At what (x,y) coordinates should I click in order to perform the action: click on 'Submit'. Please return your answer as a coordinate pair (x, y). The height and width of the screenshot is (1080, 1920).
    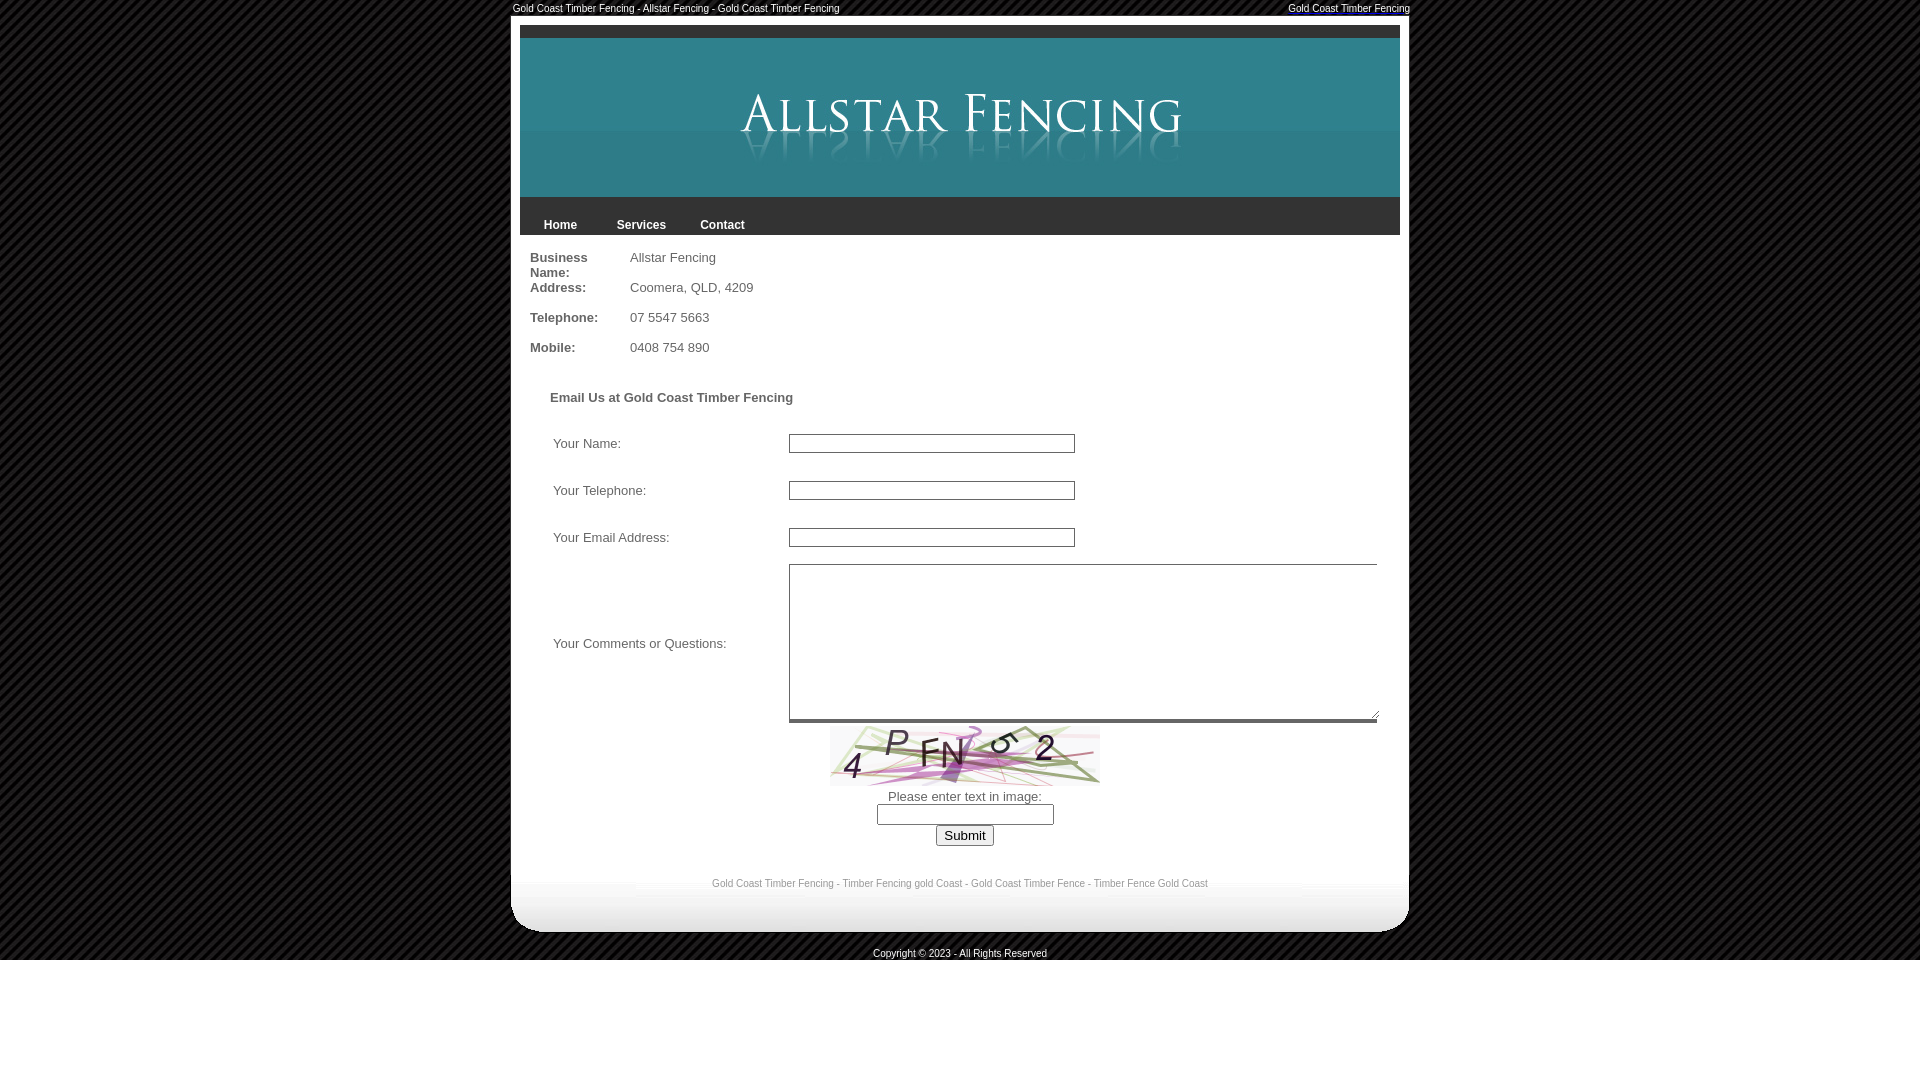
    Looking at the image, I should click on (964, 835).